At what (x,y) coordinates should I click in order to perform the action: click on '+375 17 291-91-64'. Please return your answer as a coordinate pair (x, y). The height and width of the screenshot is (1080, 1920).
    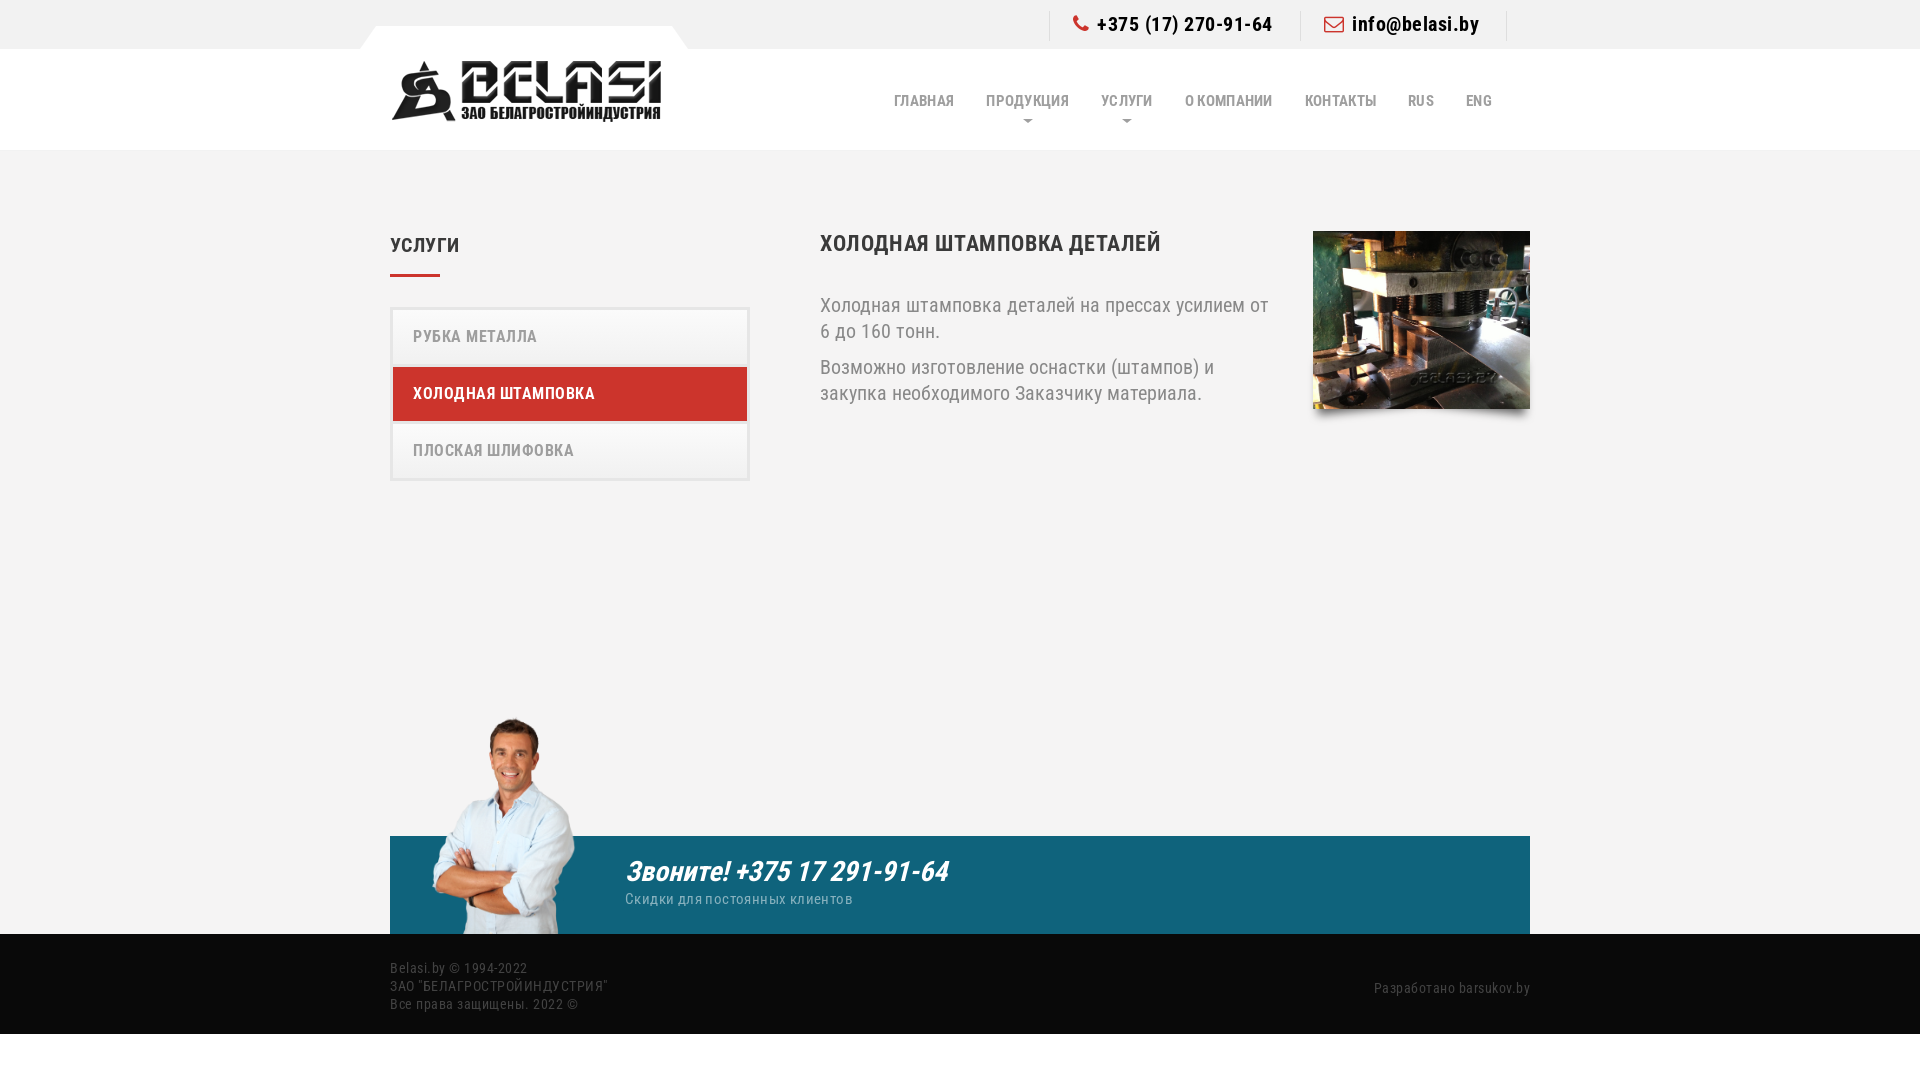
    Looking at the image, I should click on (840, 870).